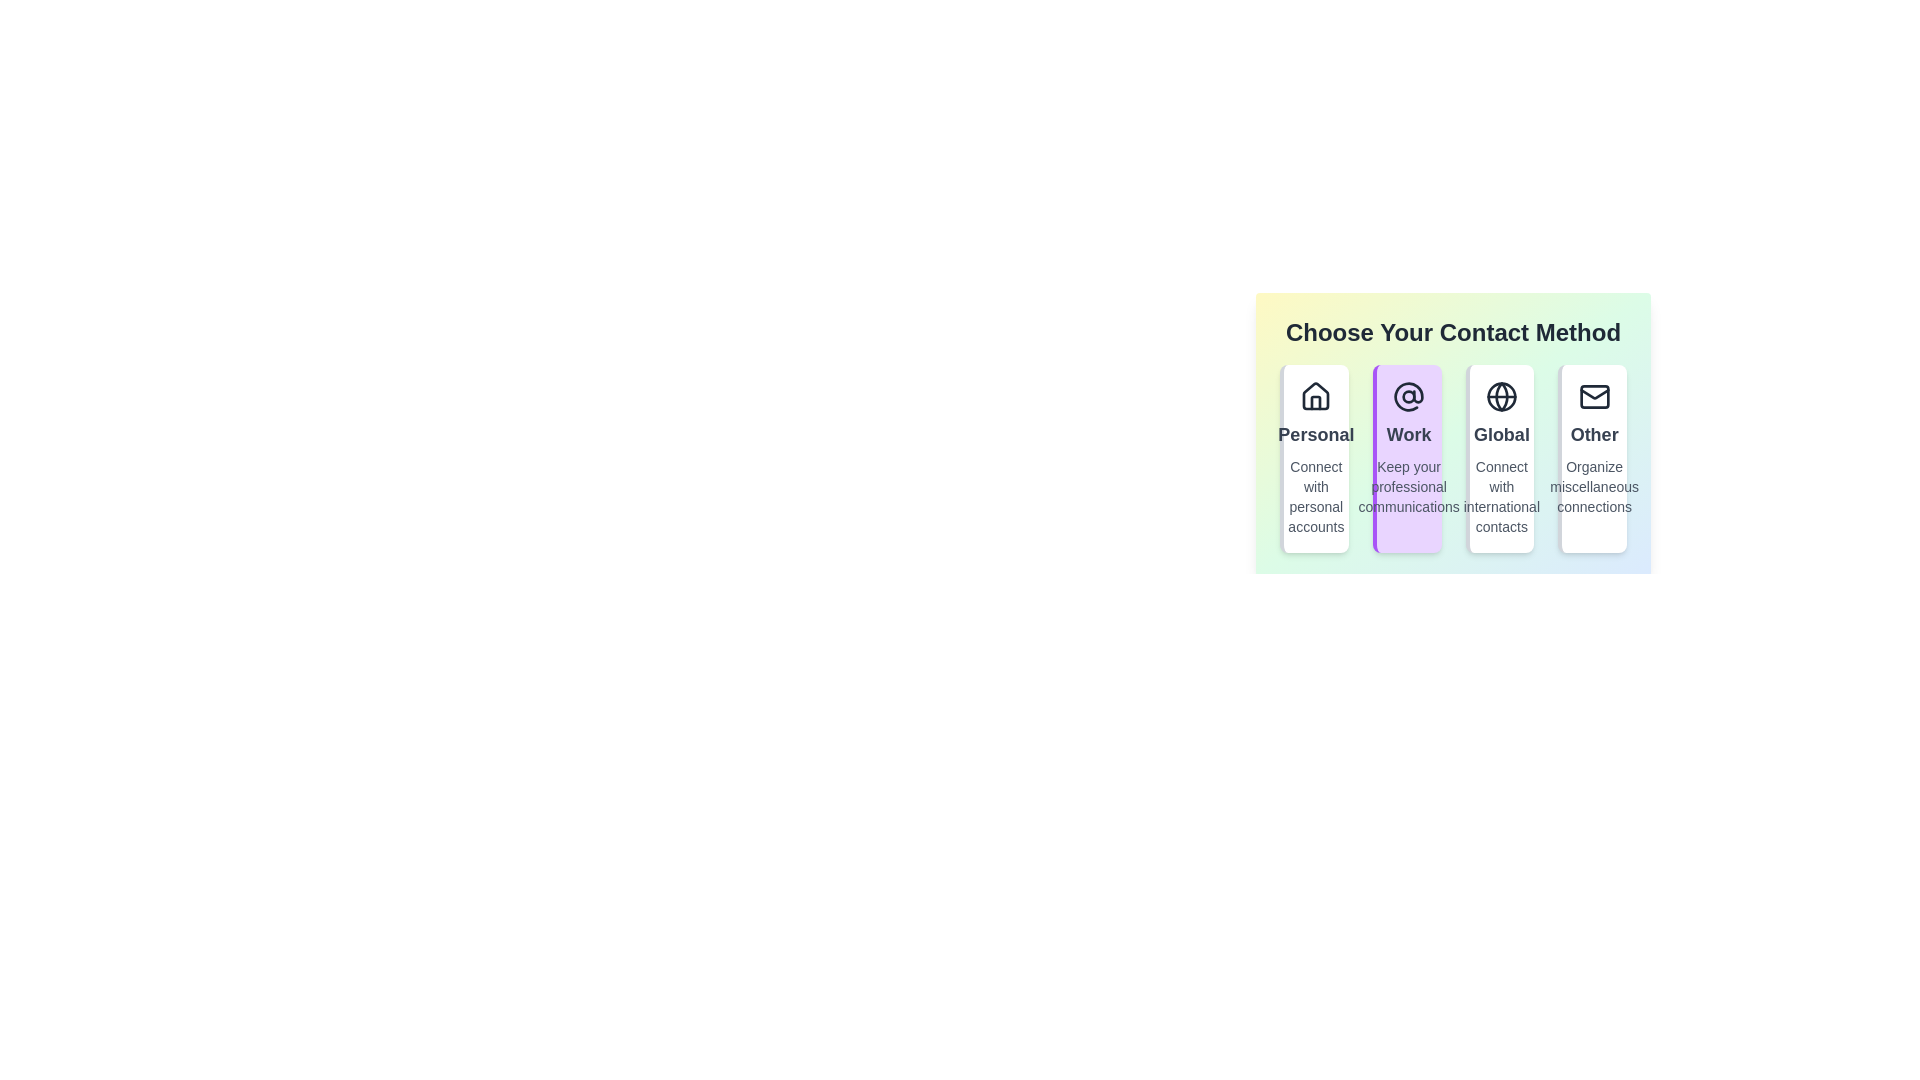 The width and height of the screenshot is (1920, 1080). What do you see at coordinates (1499, 459) in the screenshot?
I see `the contact method Global to observe the animation effect` at bounding box center [1499, 459].